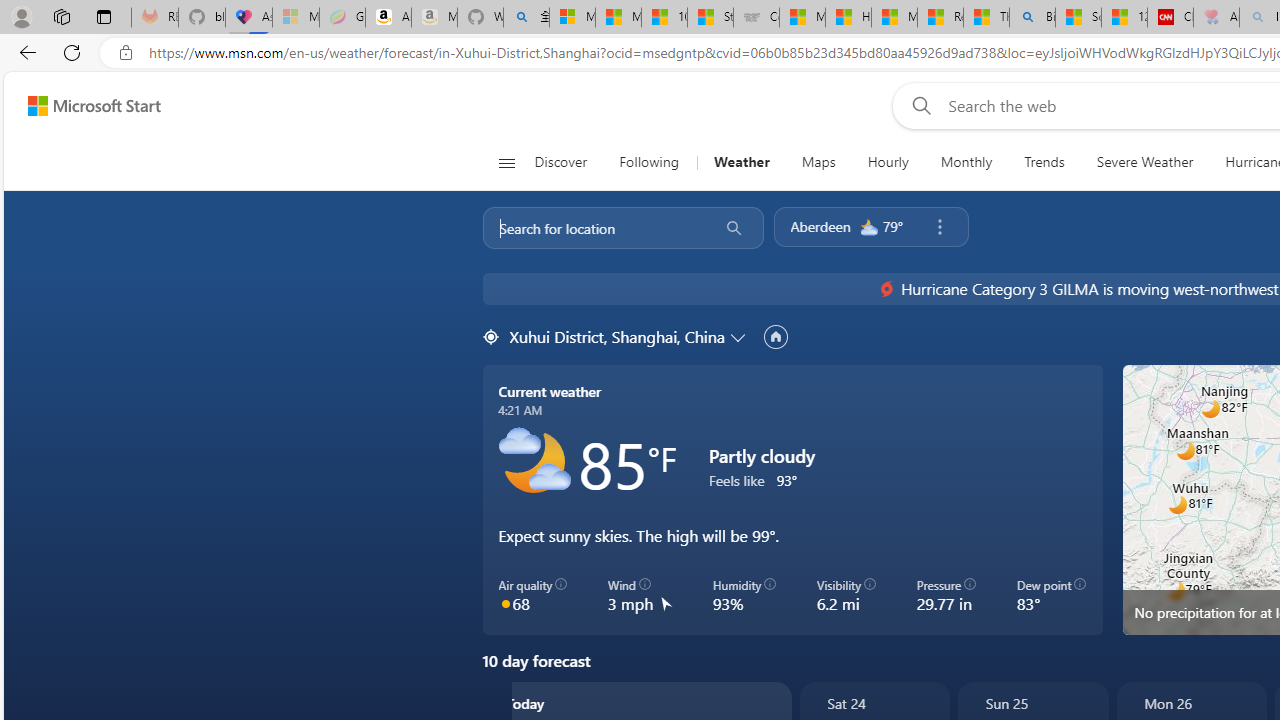 This screenshot has height=720, width=1280. Describe the element at coordinates (939, 17) in the screenshot. I see `'Recipes - MSN'` at that location.